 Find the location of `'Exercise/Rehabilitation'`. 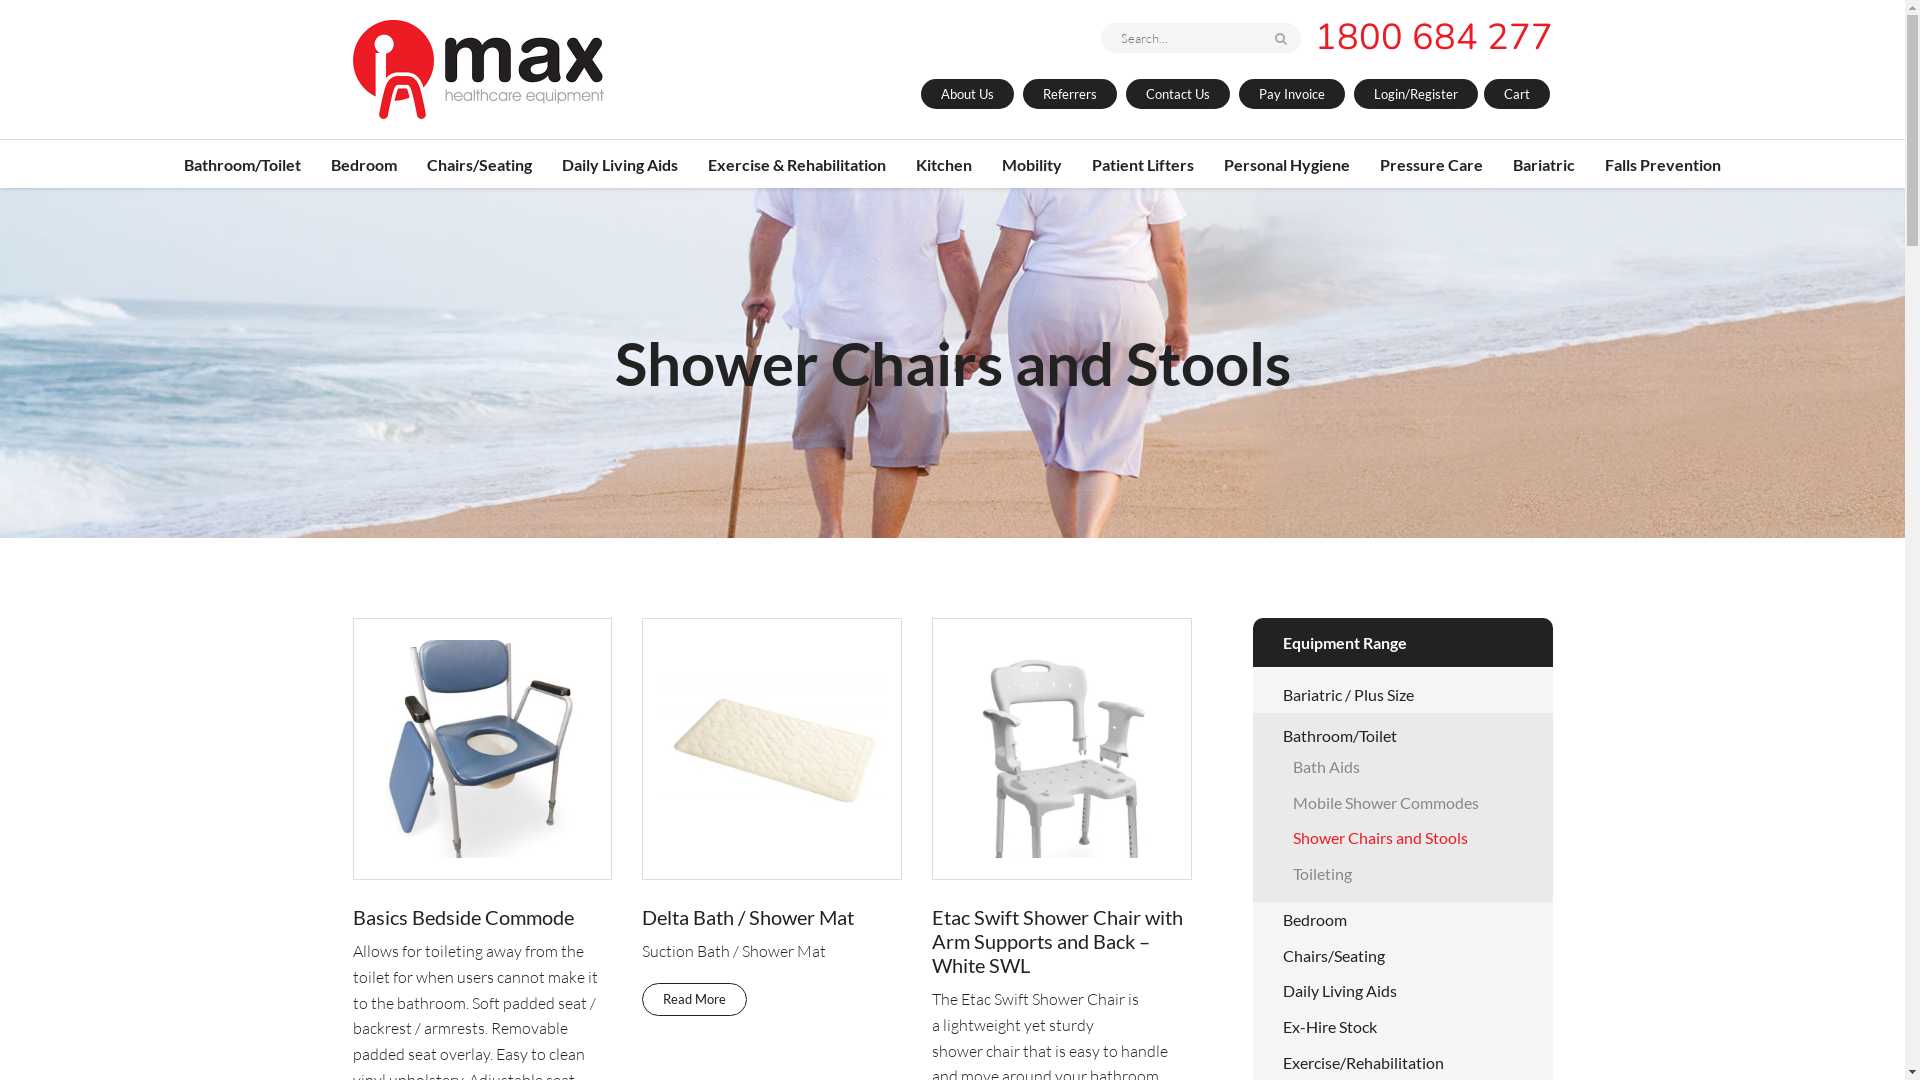

'Exercise/Rehabilitation' is located at coordinates (1361, 1061).